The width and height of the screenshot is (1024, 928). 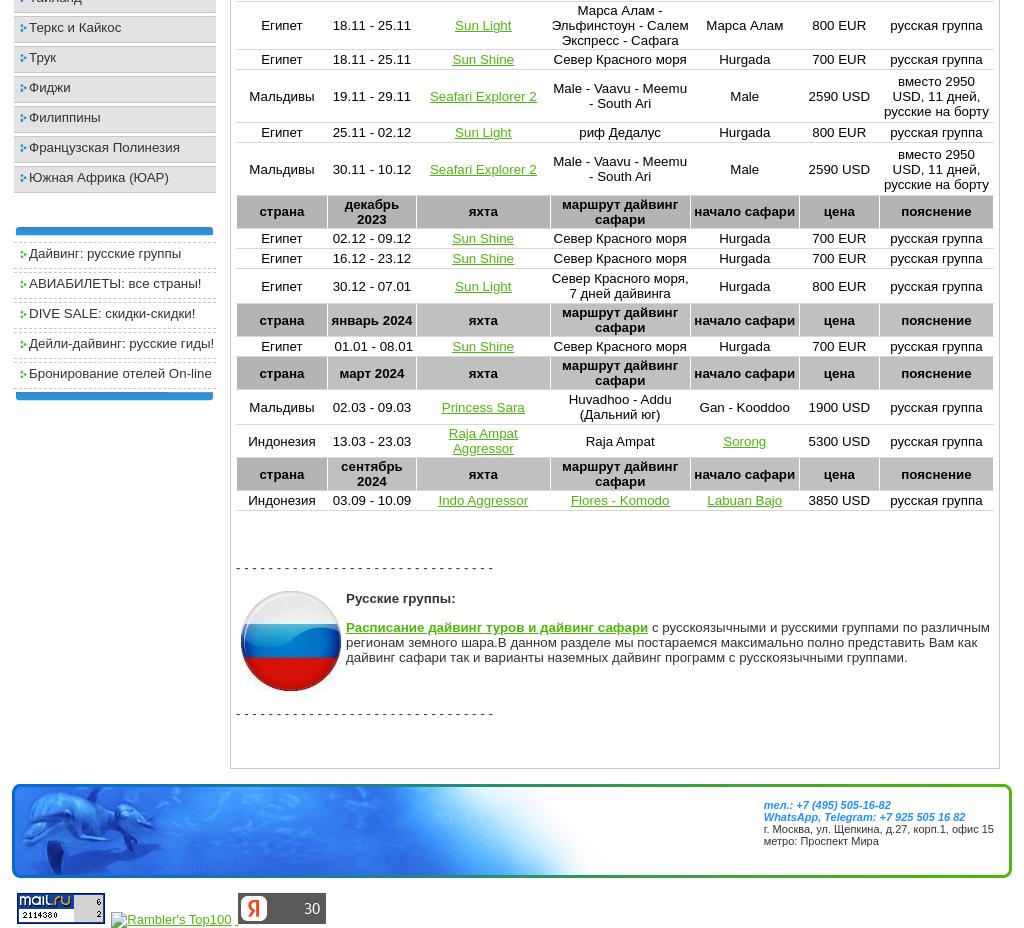 What do you see at coordinates (371, 132) in the screenshot?
I see `'25.11 - 02.12'` at bounding box center [371, 132].